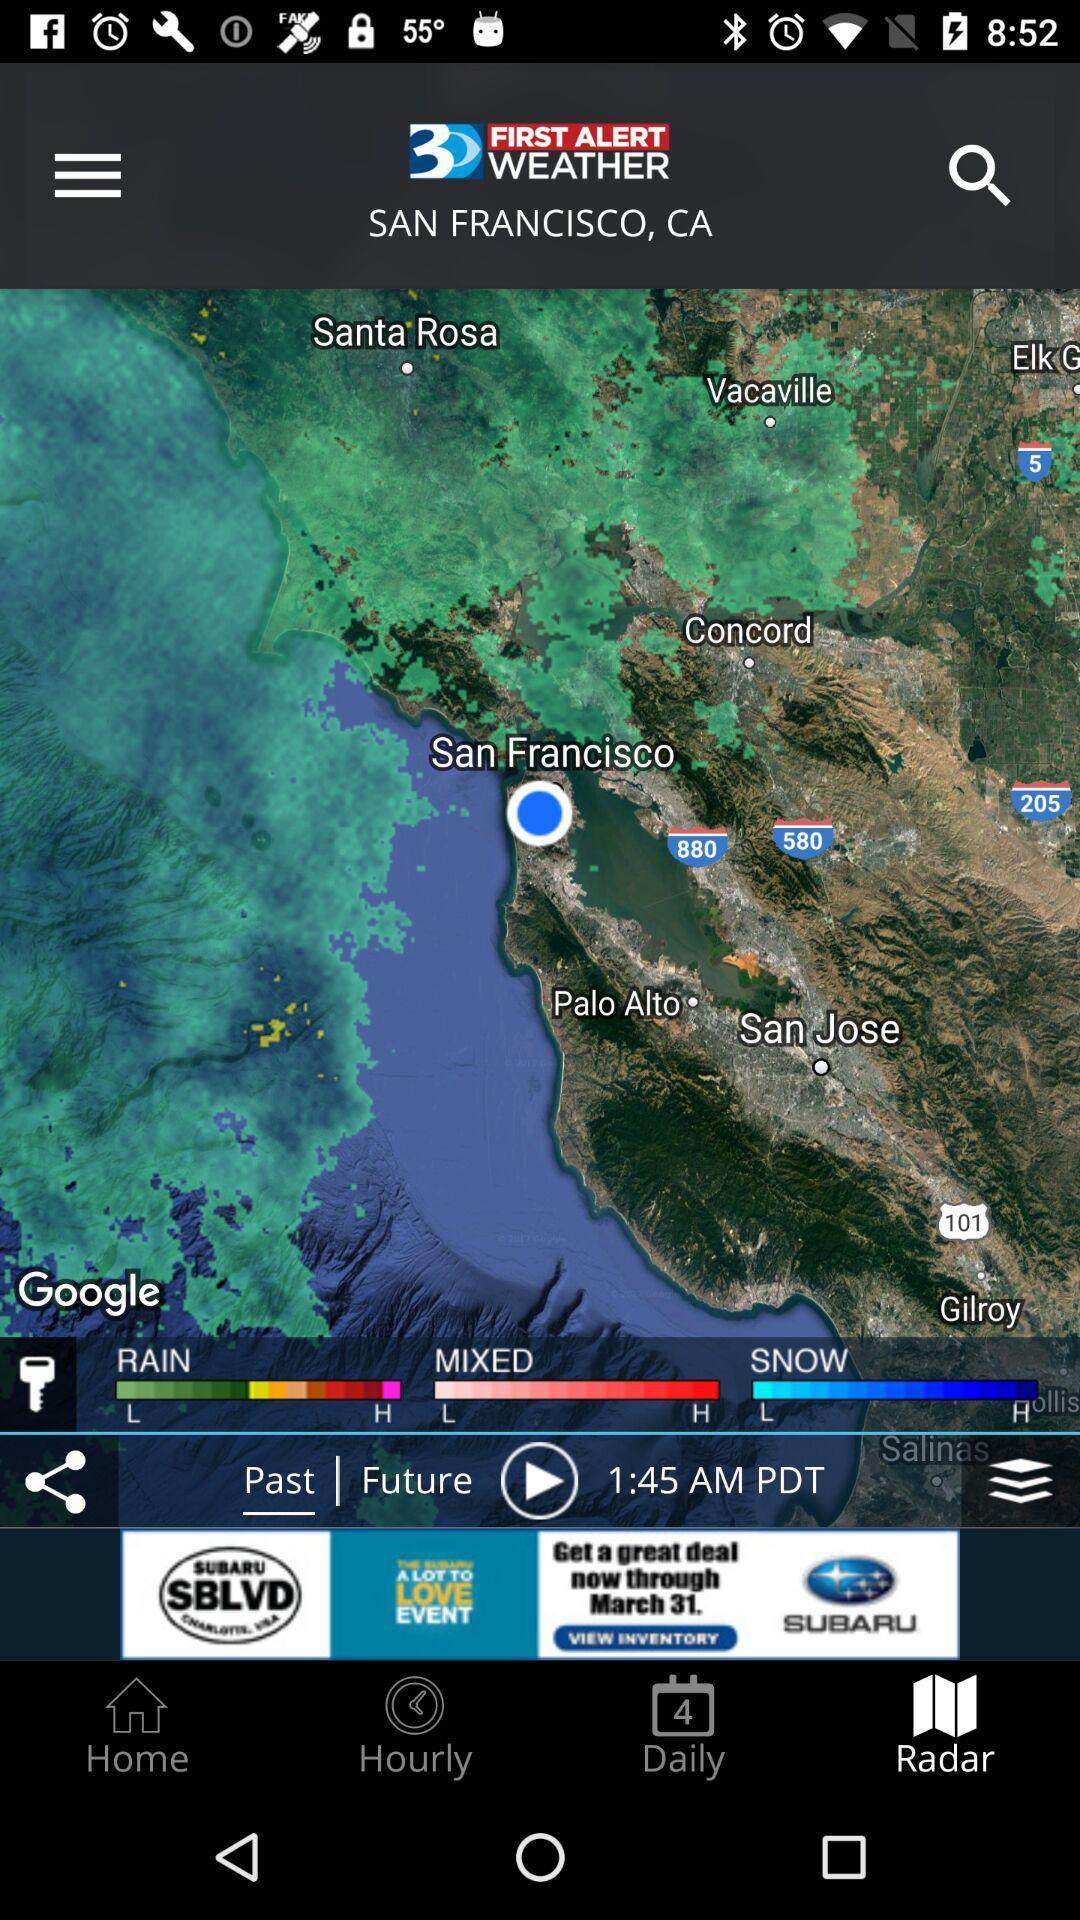  What do you see at coordinates (538, 1480) in the screenshot?
I see `se` at bounding box center [538, 1480].